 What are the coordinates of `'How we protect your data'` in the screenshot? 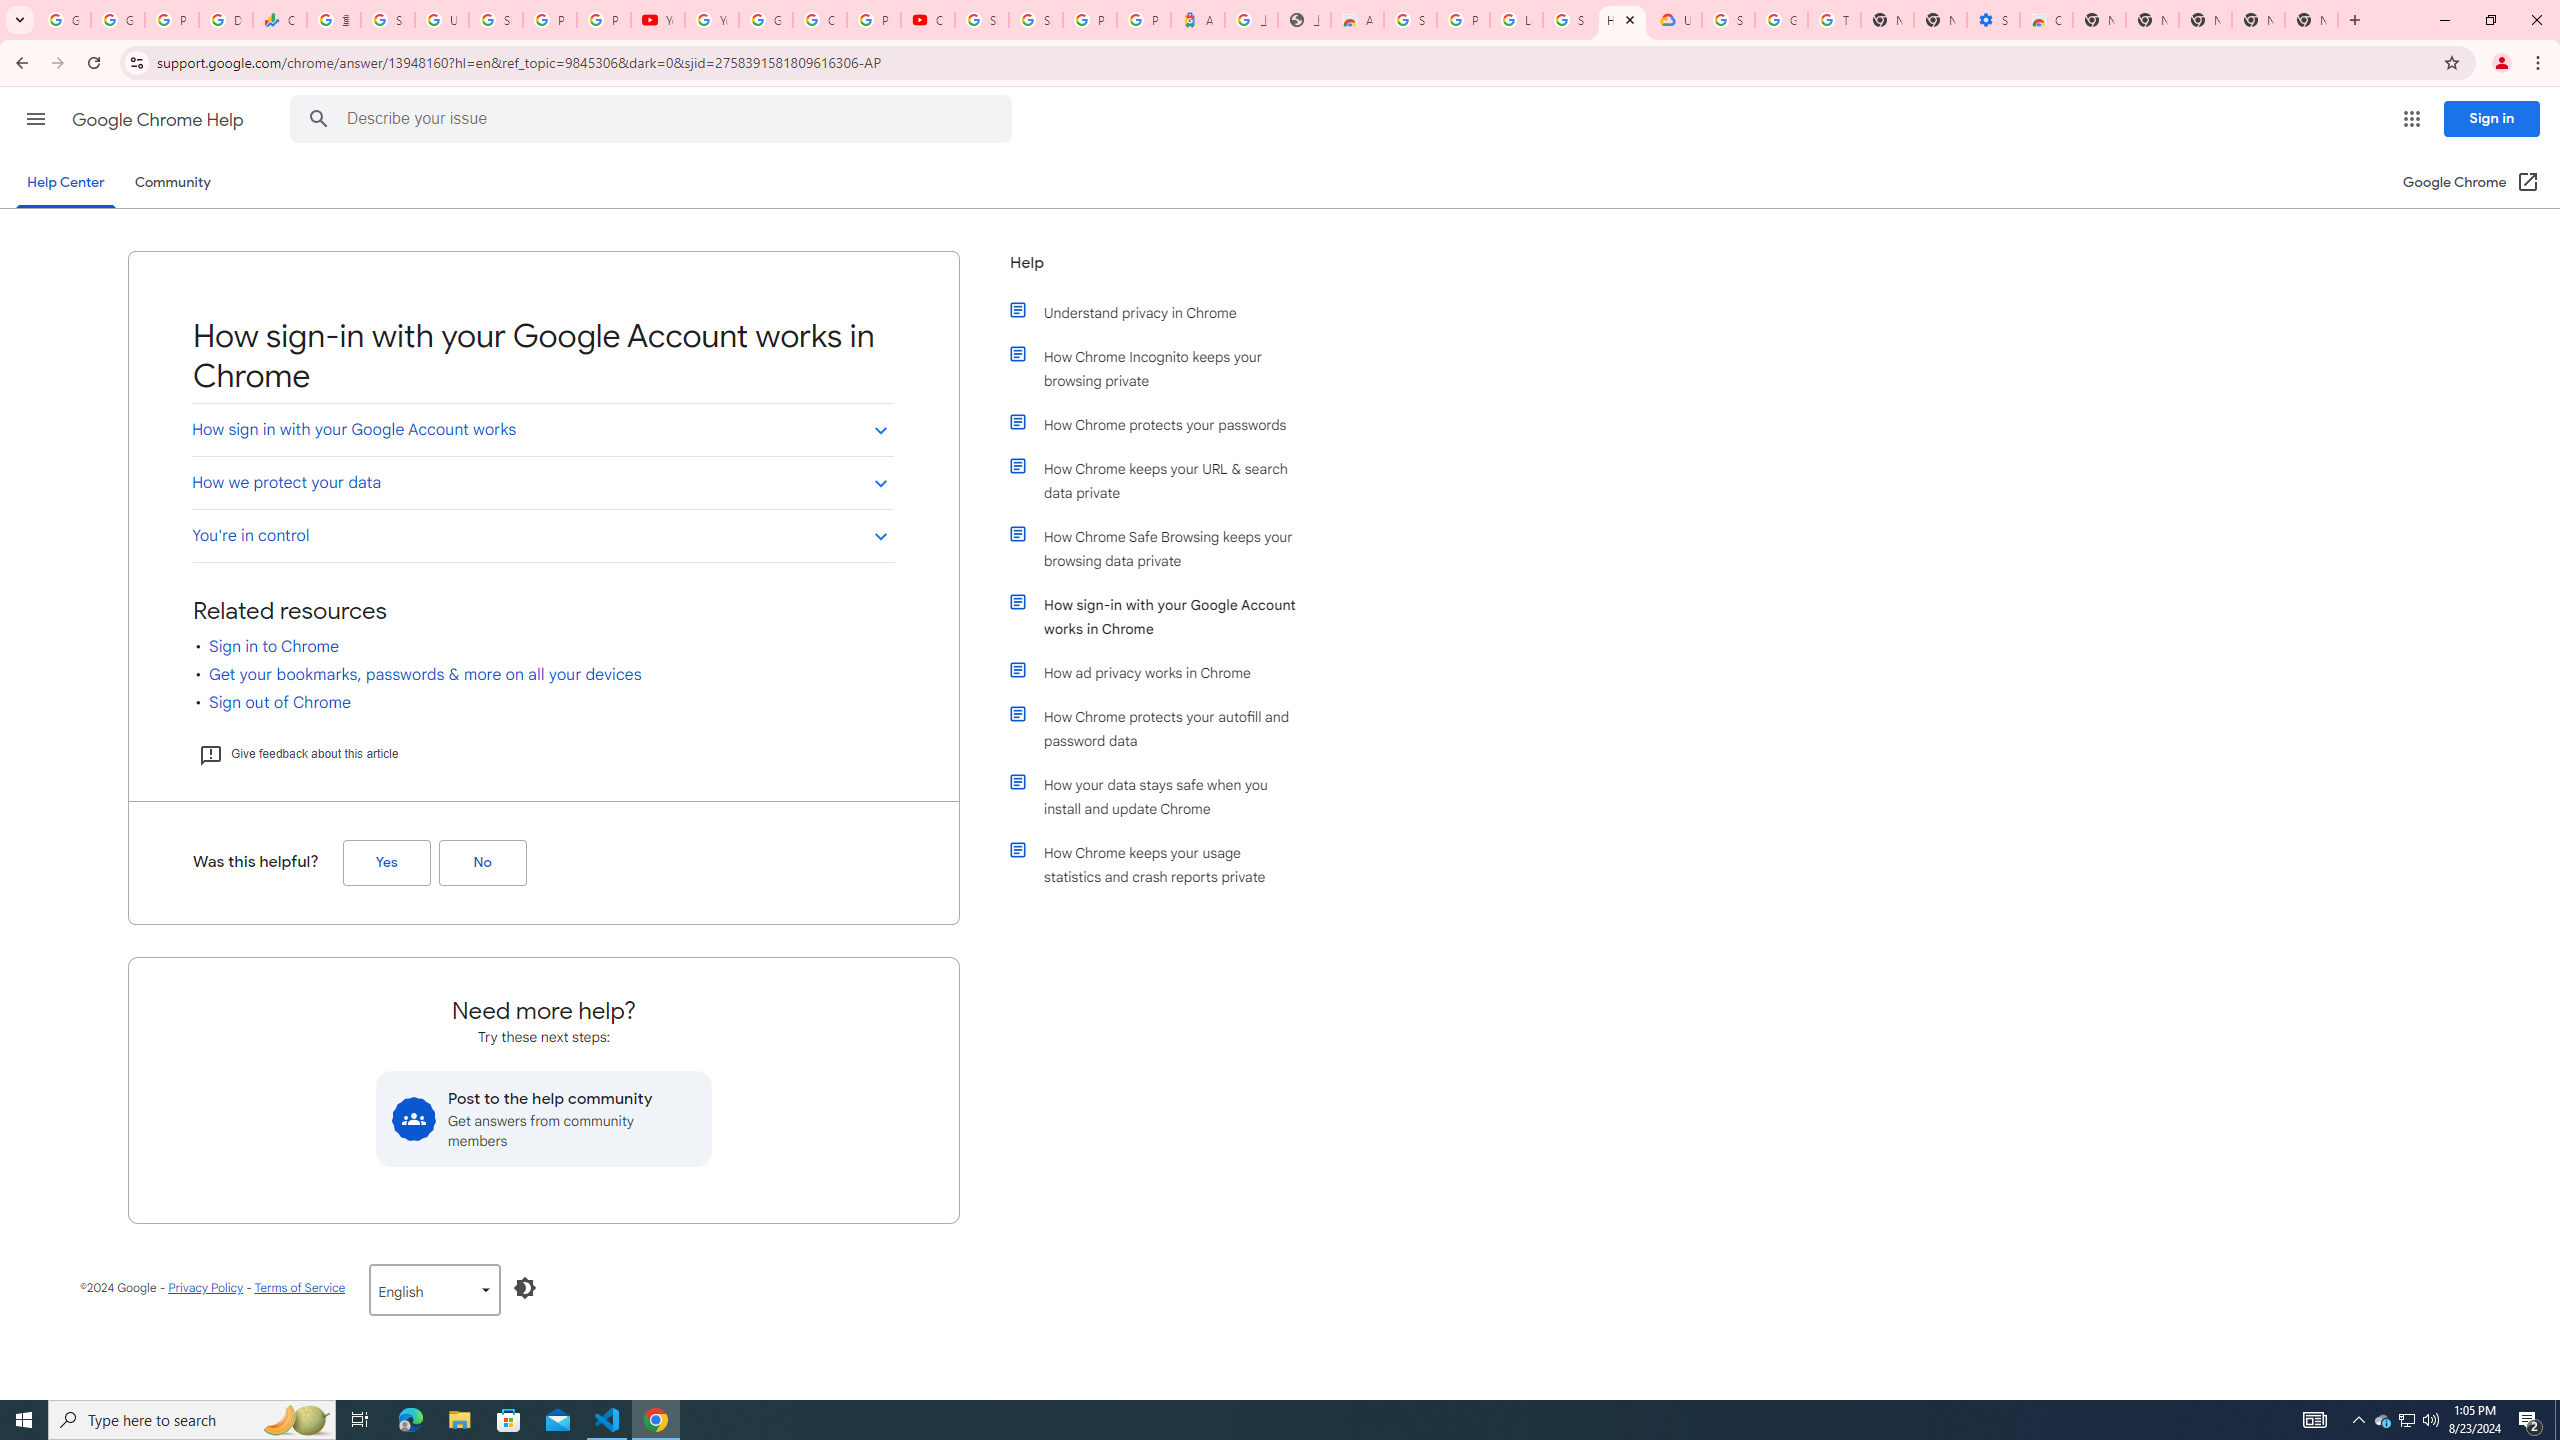 It's located at (542, 482).